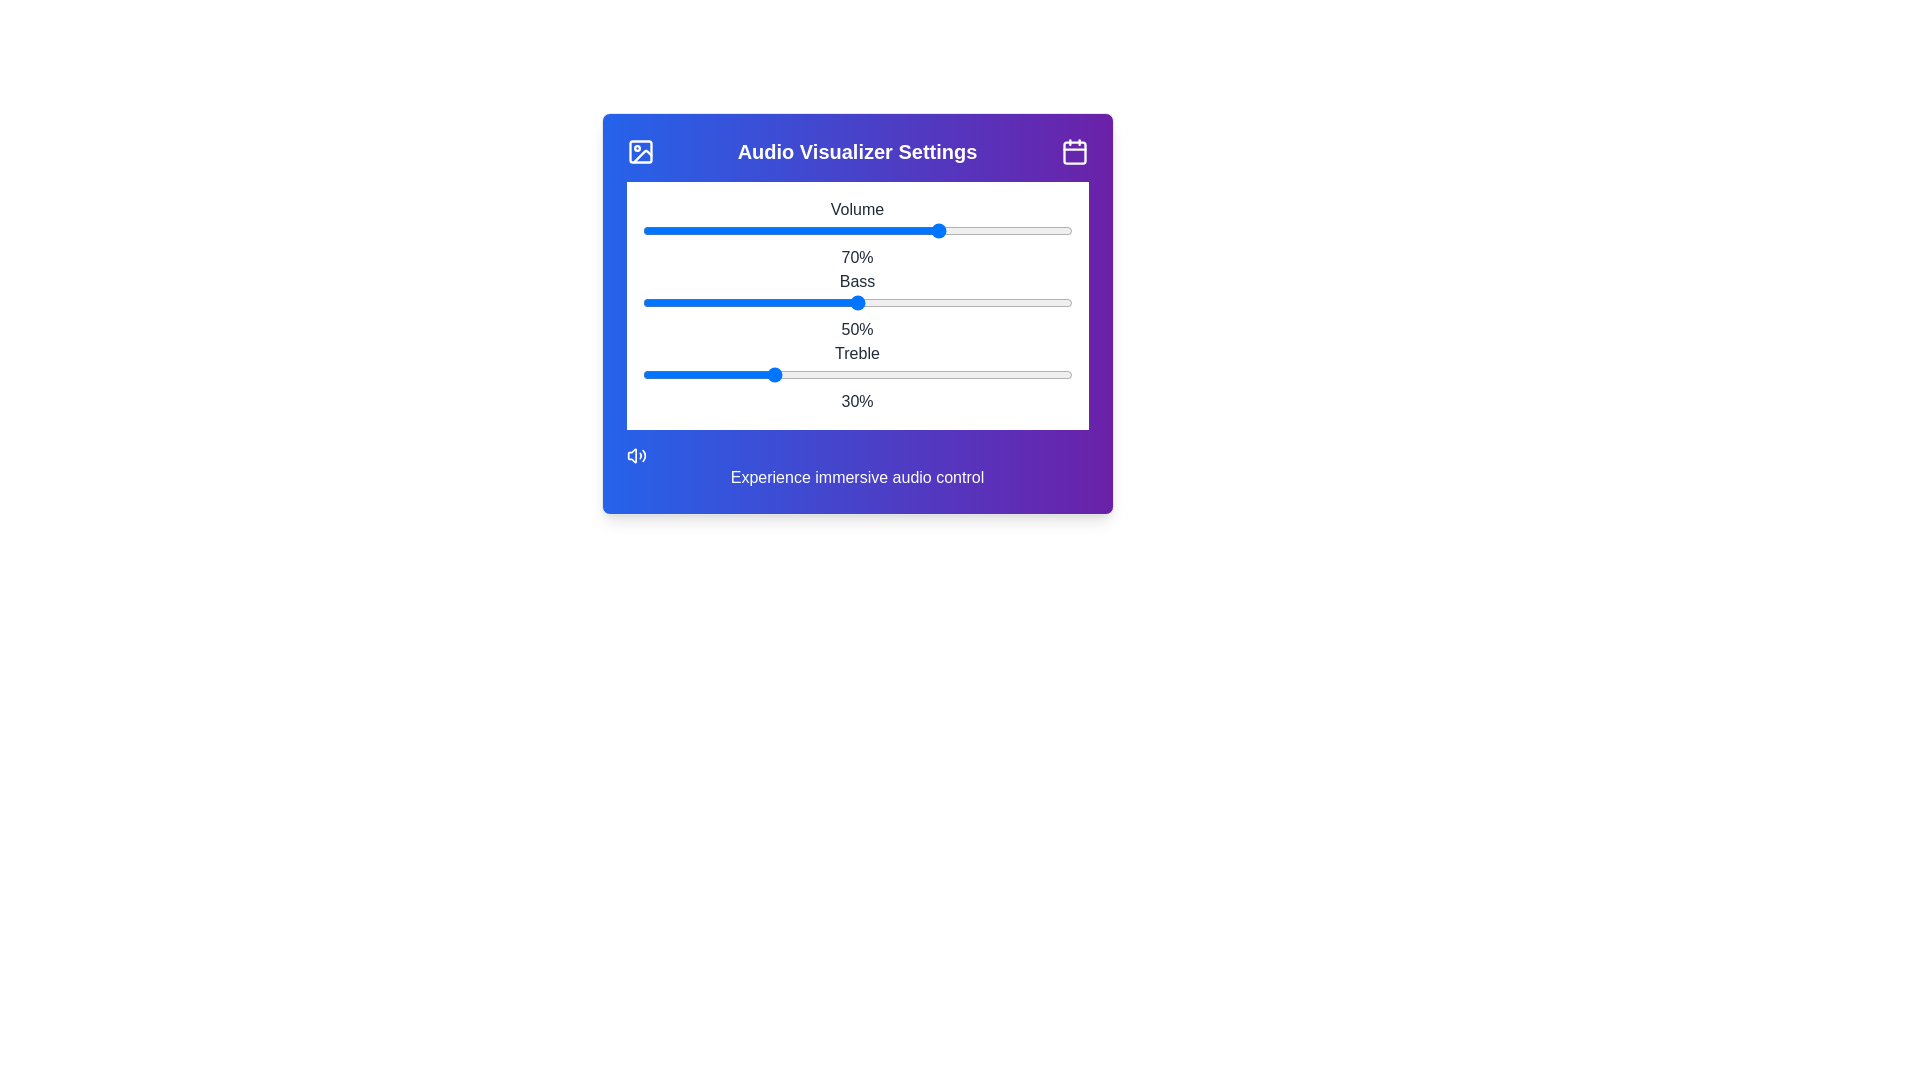  What do you see at coordinates (796, 303) in the screenshot?
I see `the bass slider to set the bass level to 36%` at bounding box center [796, 303].